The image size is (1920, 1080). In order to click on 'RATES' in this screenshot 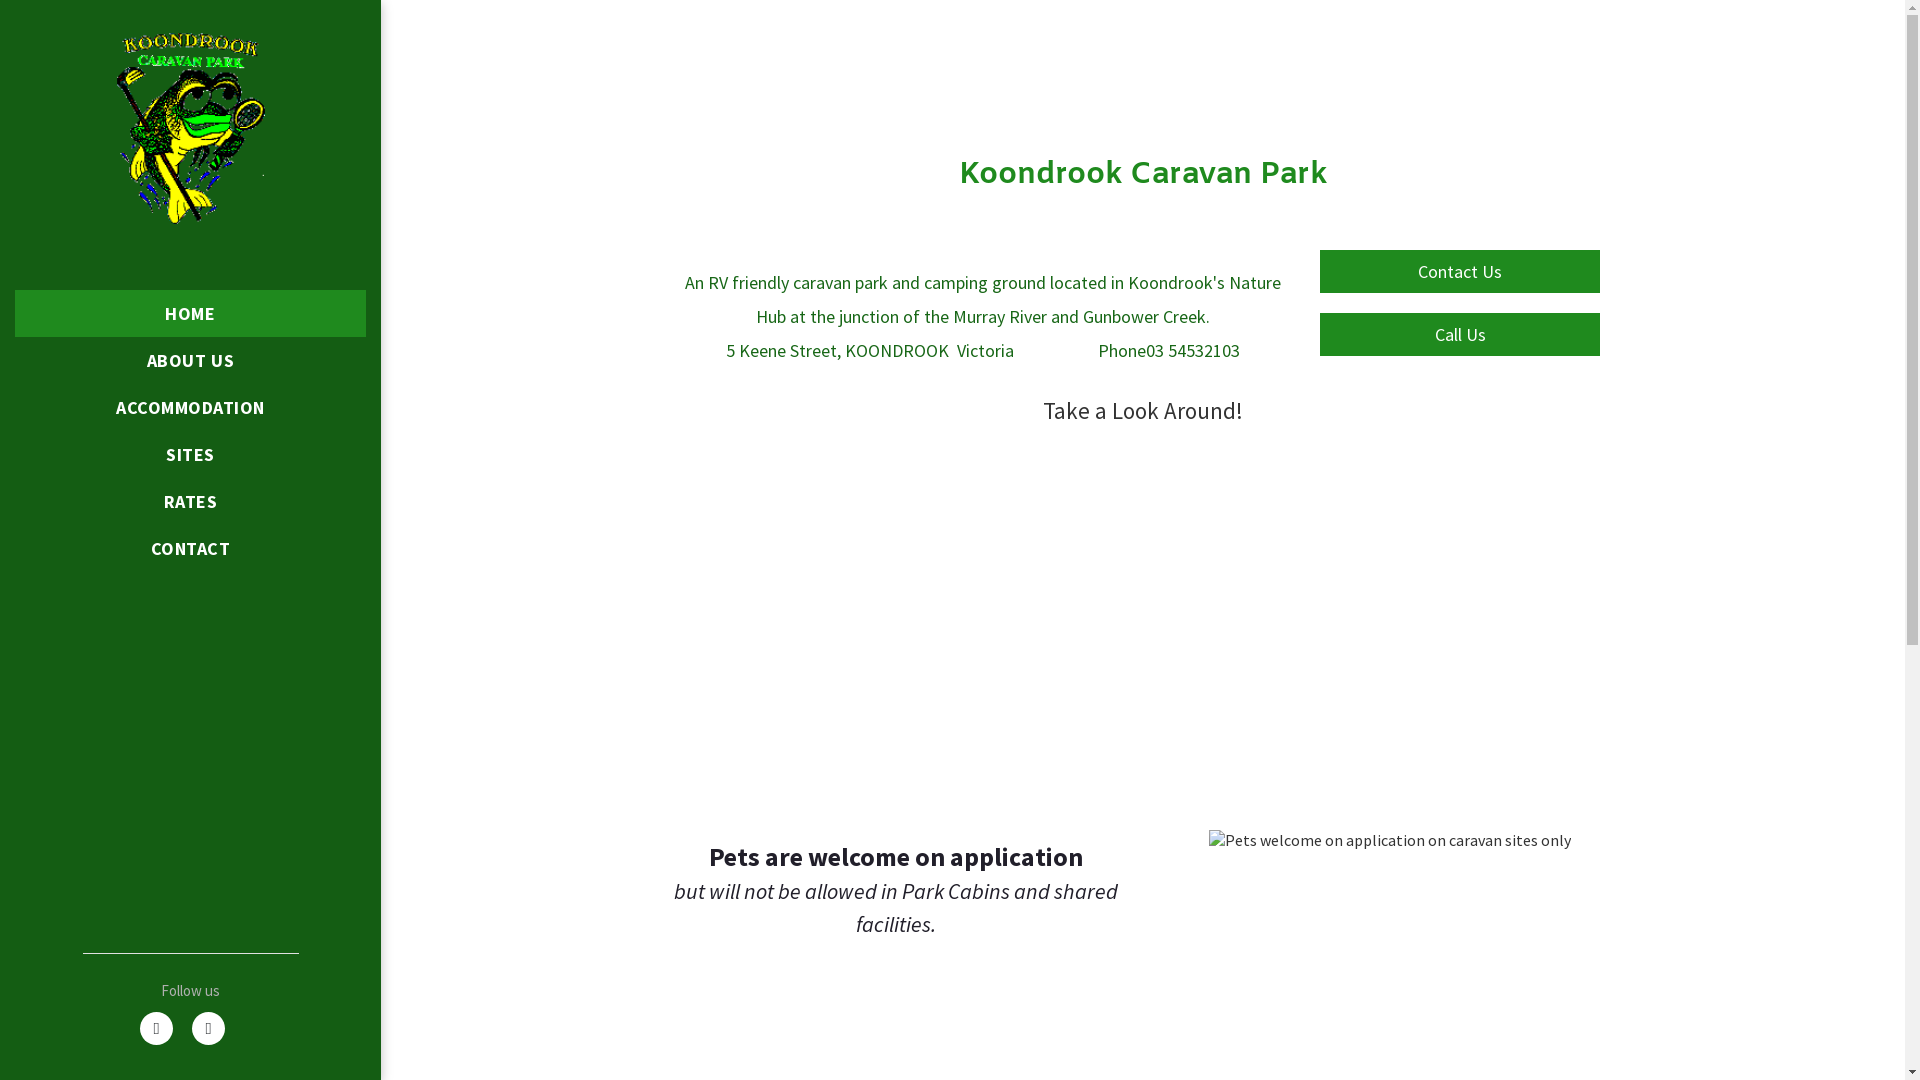, I will do `click(190, 500)`.